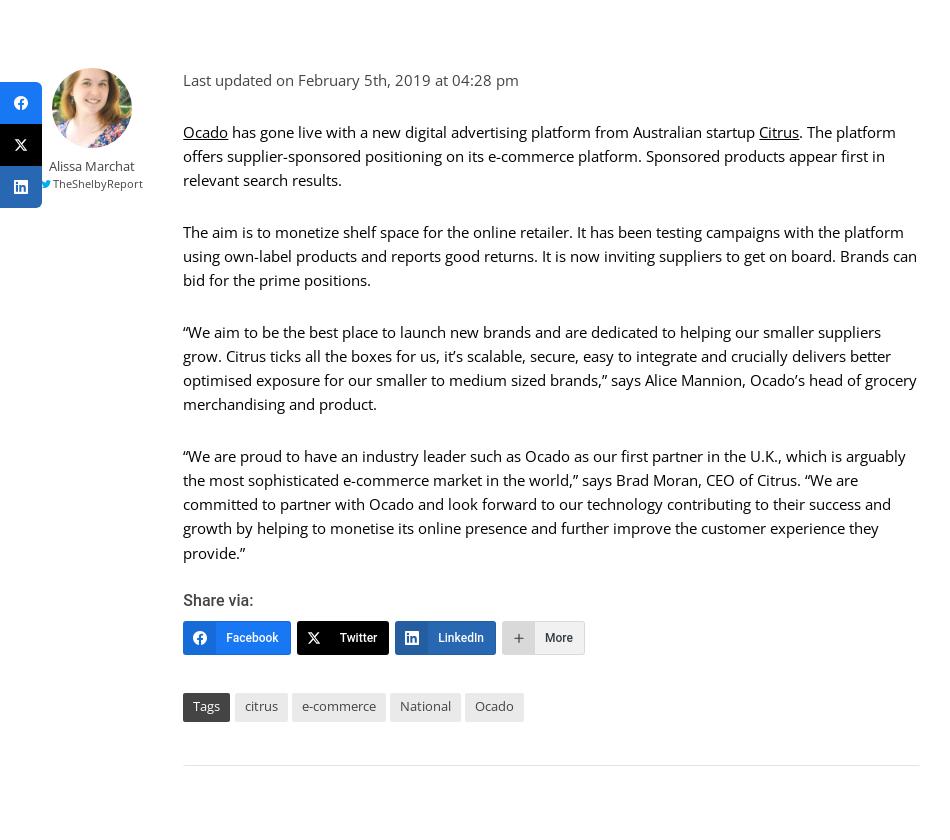  Describe the element at coordinates (301, 705) in the screenshot. I see `'e-commerce'` at that location.